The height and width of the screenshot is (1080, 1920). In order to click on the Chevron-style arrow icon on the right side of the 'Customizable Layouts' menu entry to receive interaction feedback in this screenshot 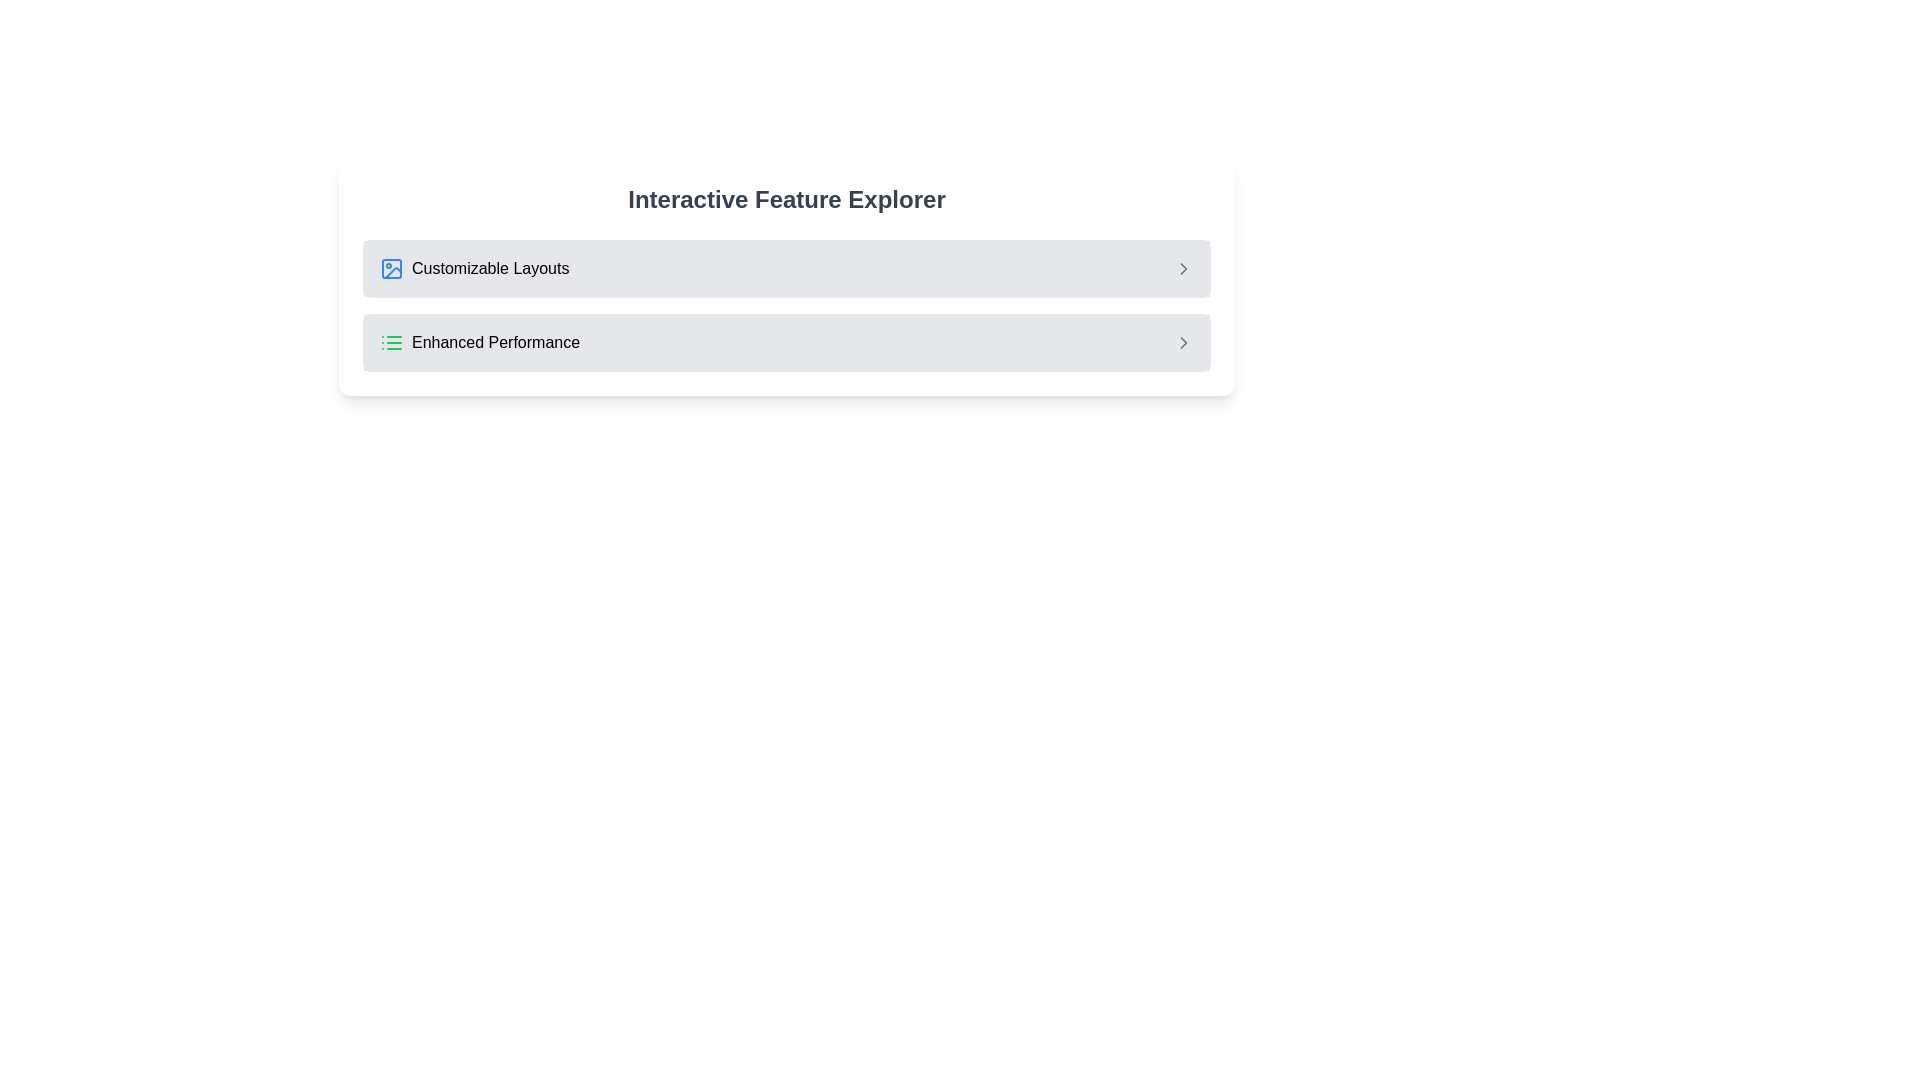, I will do `click(1184, 268)`.